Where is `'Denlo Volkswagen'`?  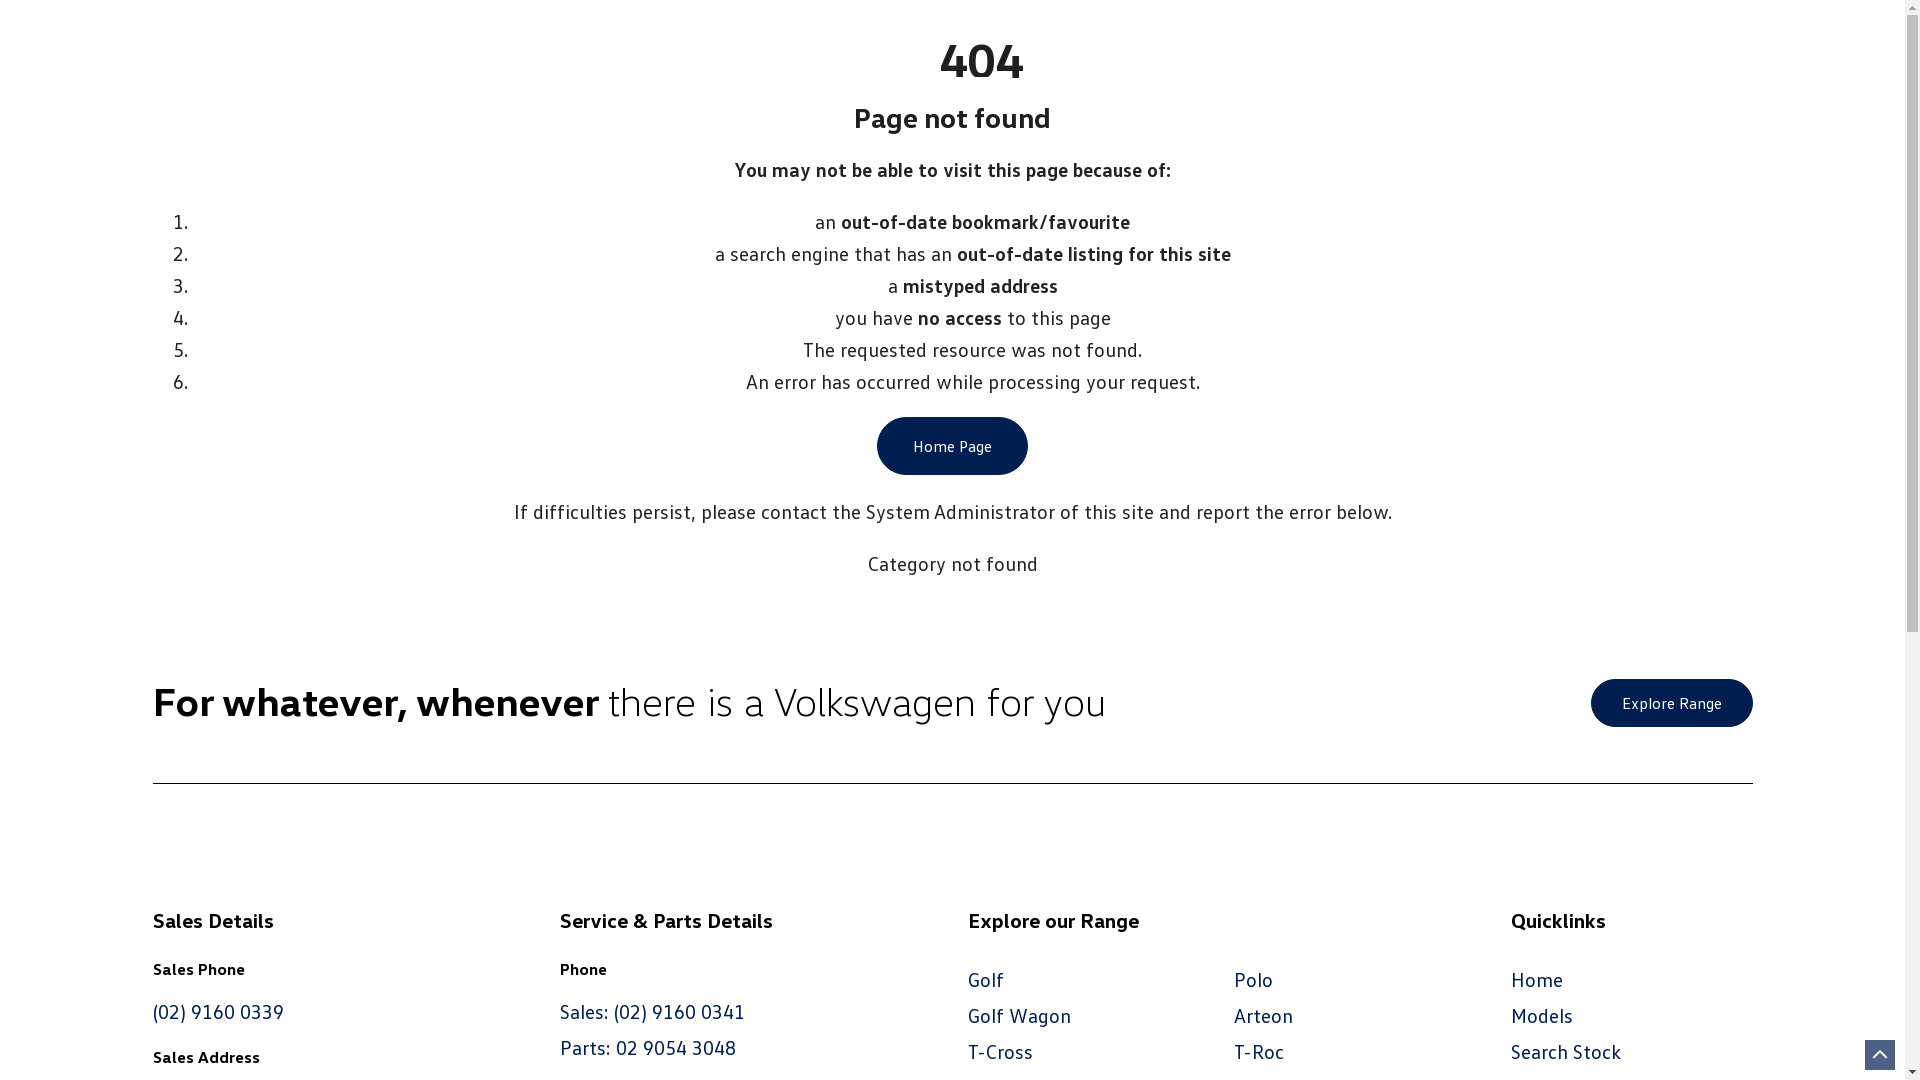
'Denlo Volkswagen' is located at coordinates (1147, 76).